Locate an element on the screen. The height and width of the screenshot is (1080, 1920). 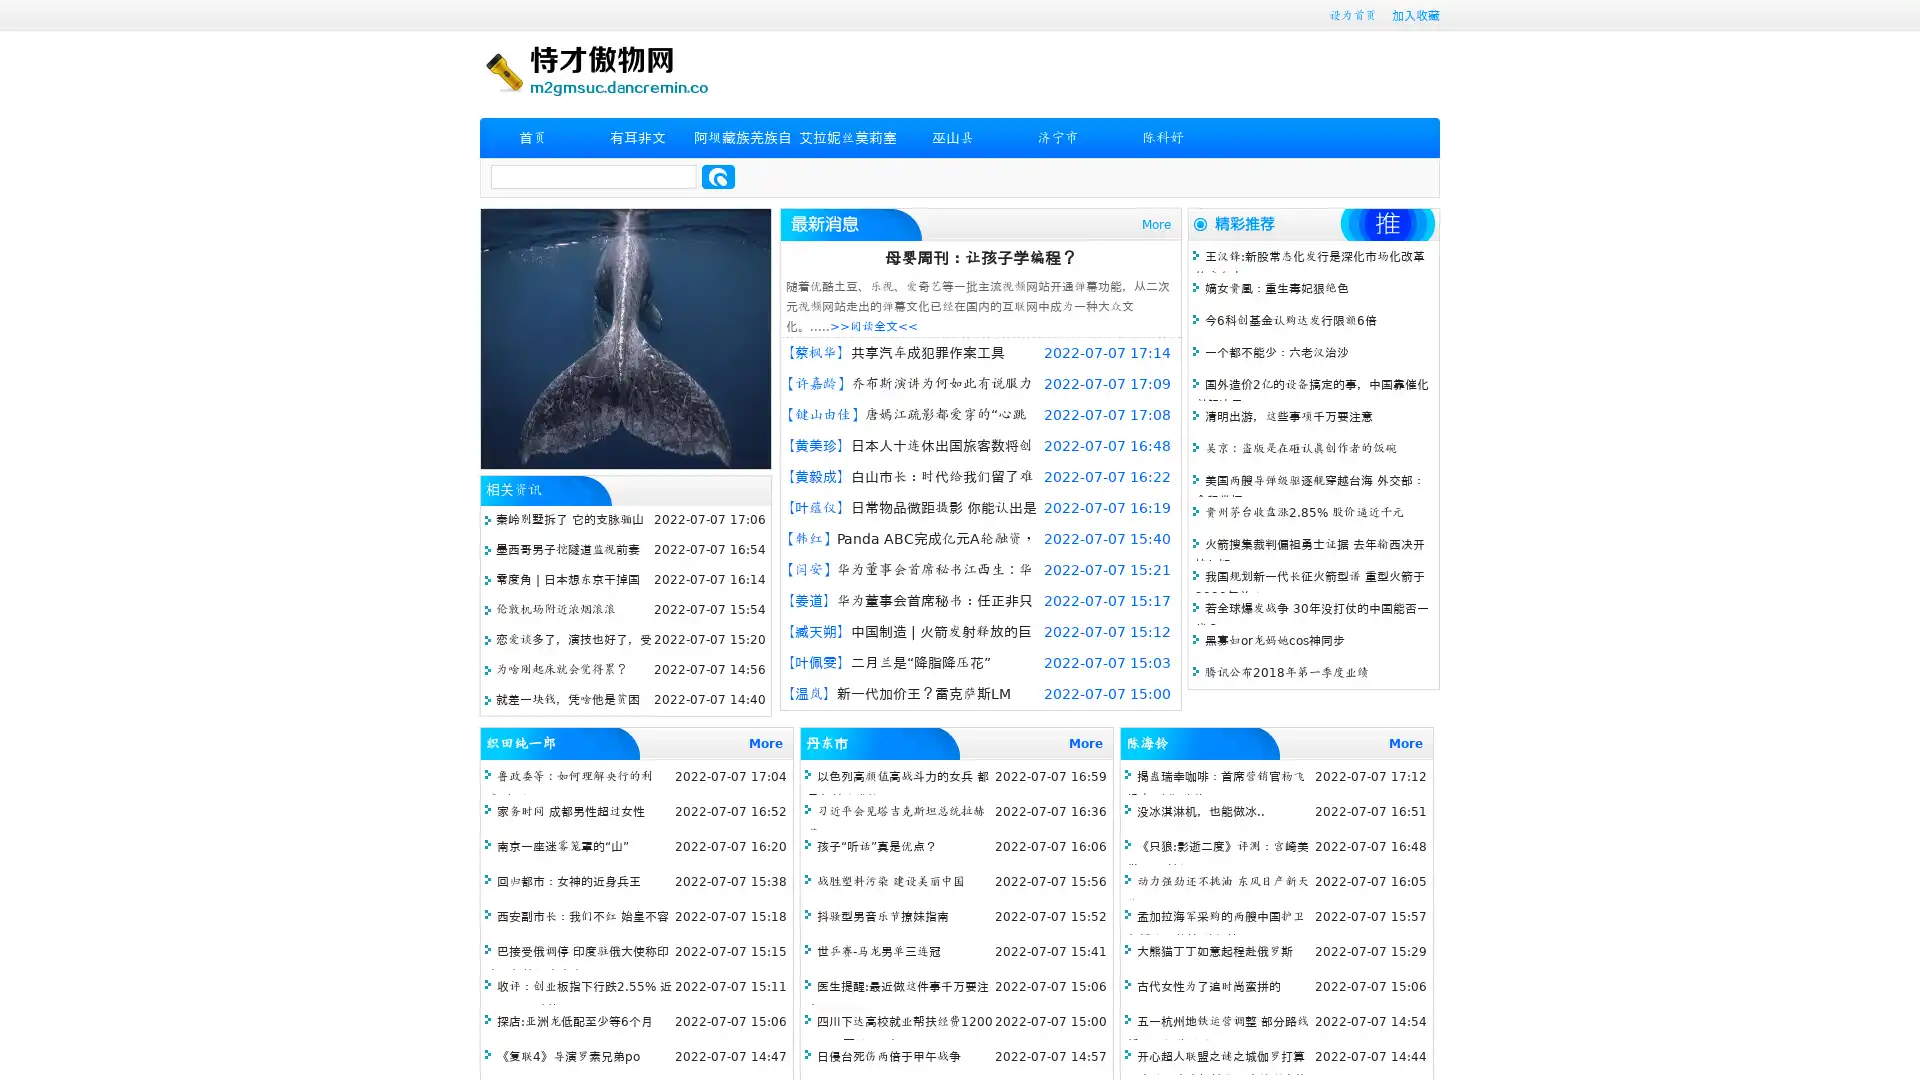
Search is located at coordinates (718, 176).